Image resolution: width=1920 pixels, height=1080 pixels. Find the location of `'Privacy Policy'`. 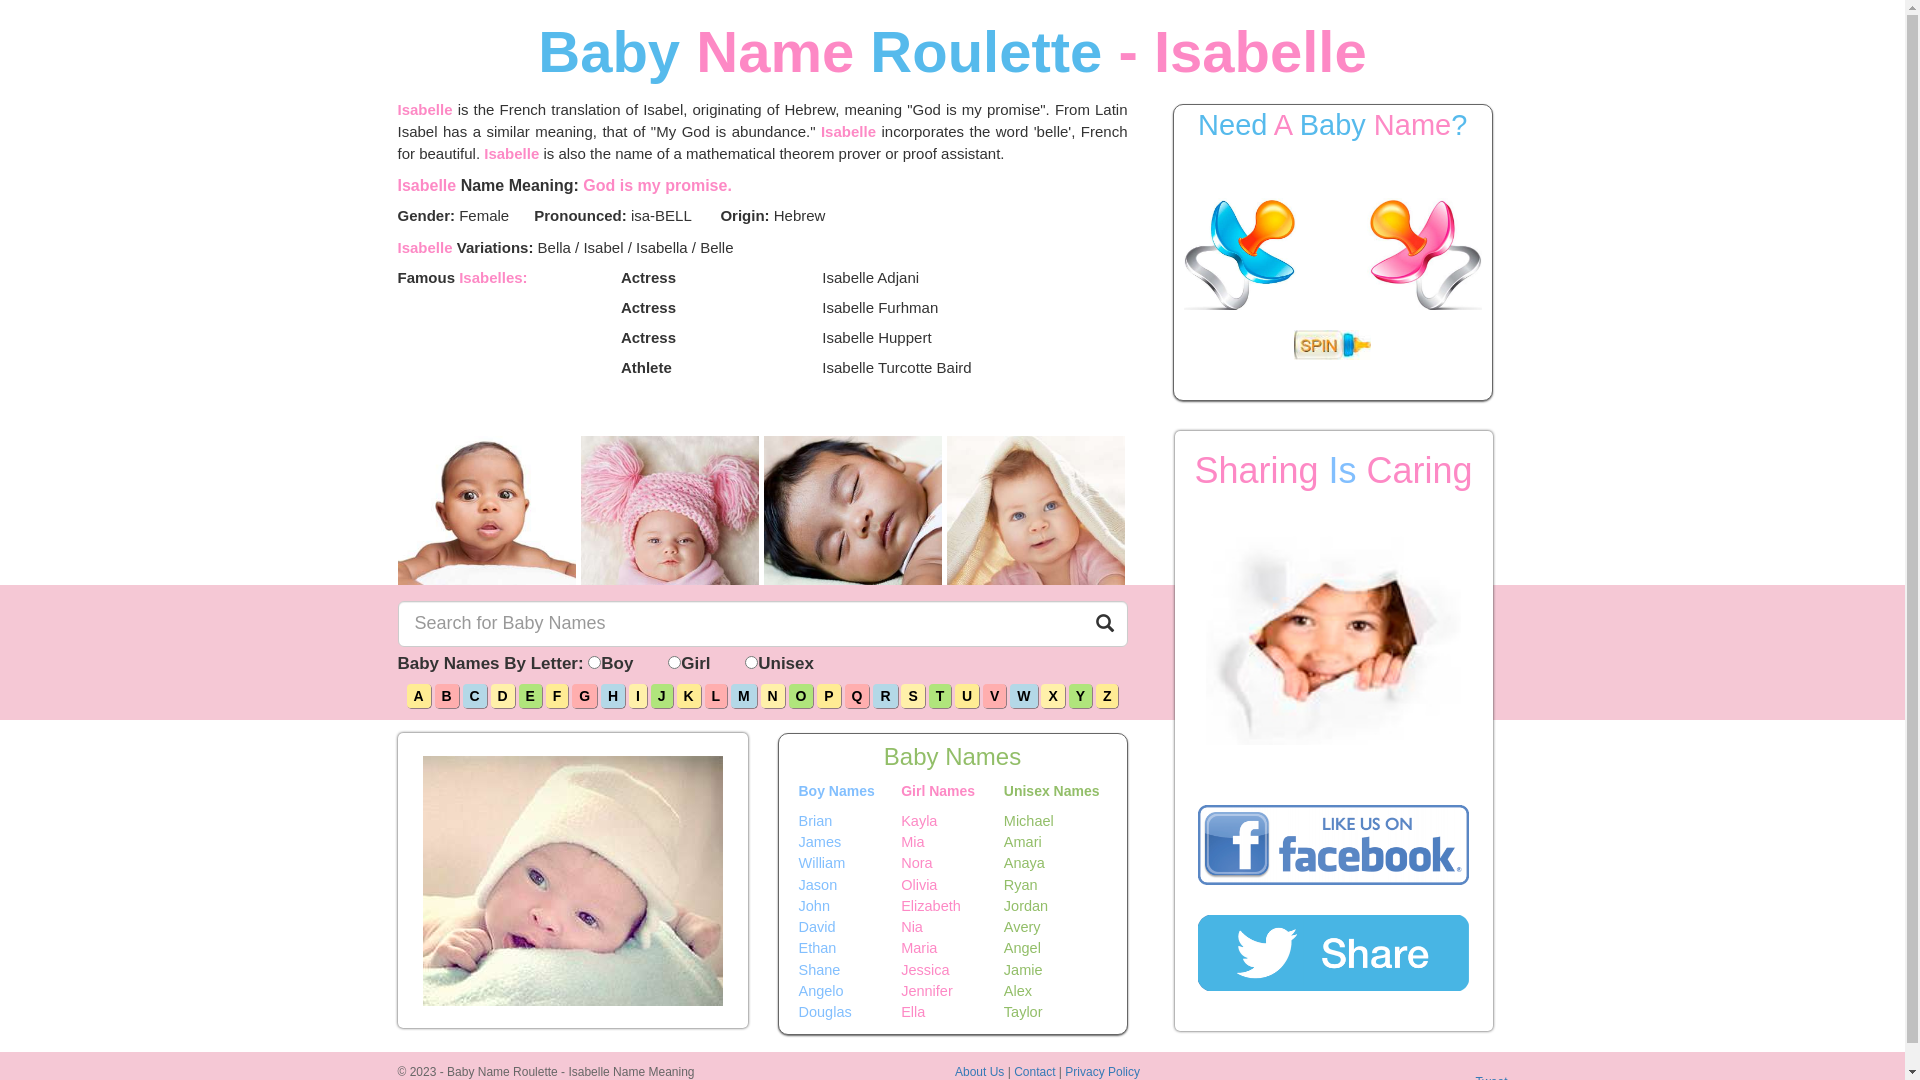

'Privacy Policy' is located at coordinates (1101, 1071).